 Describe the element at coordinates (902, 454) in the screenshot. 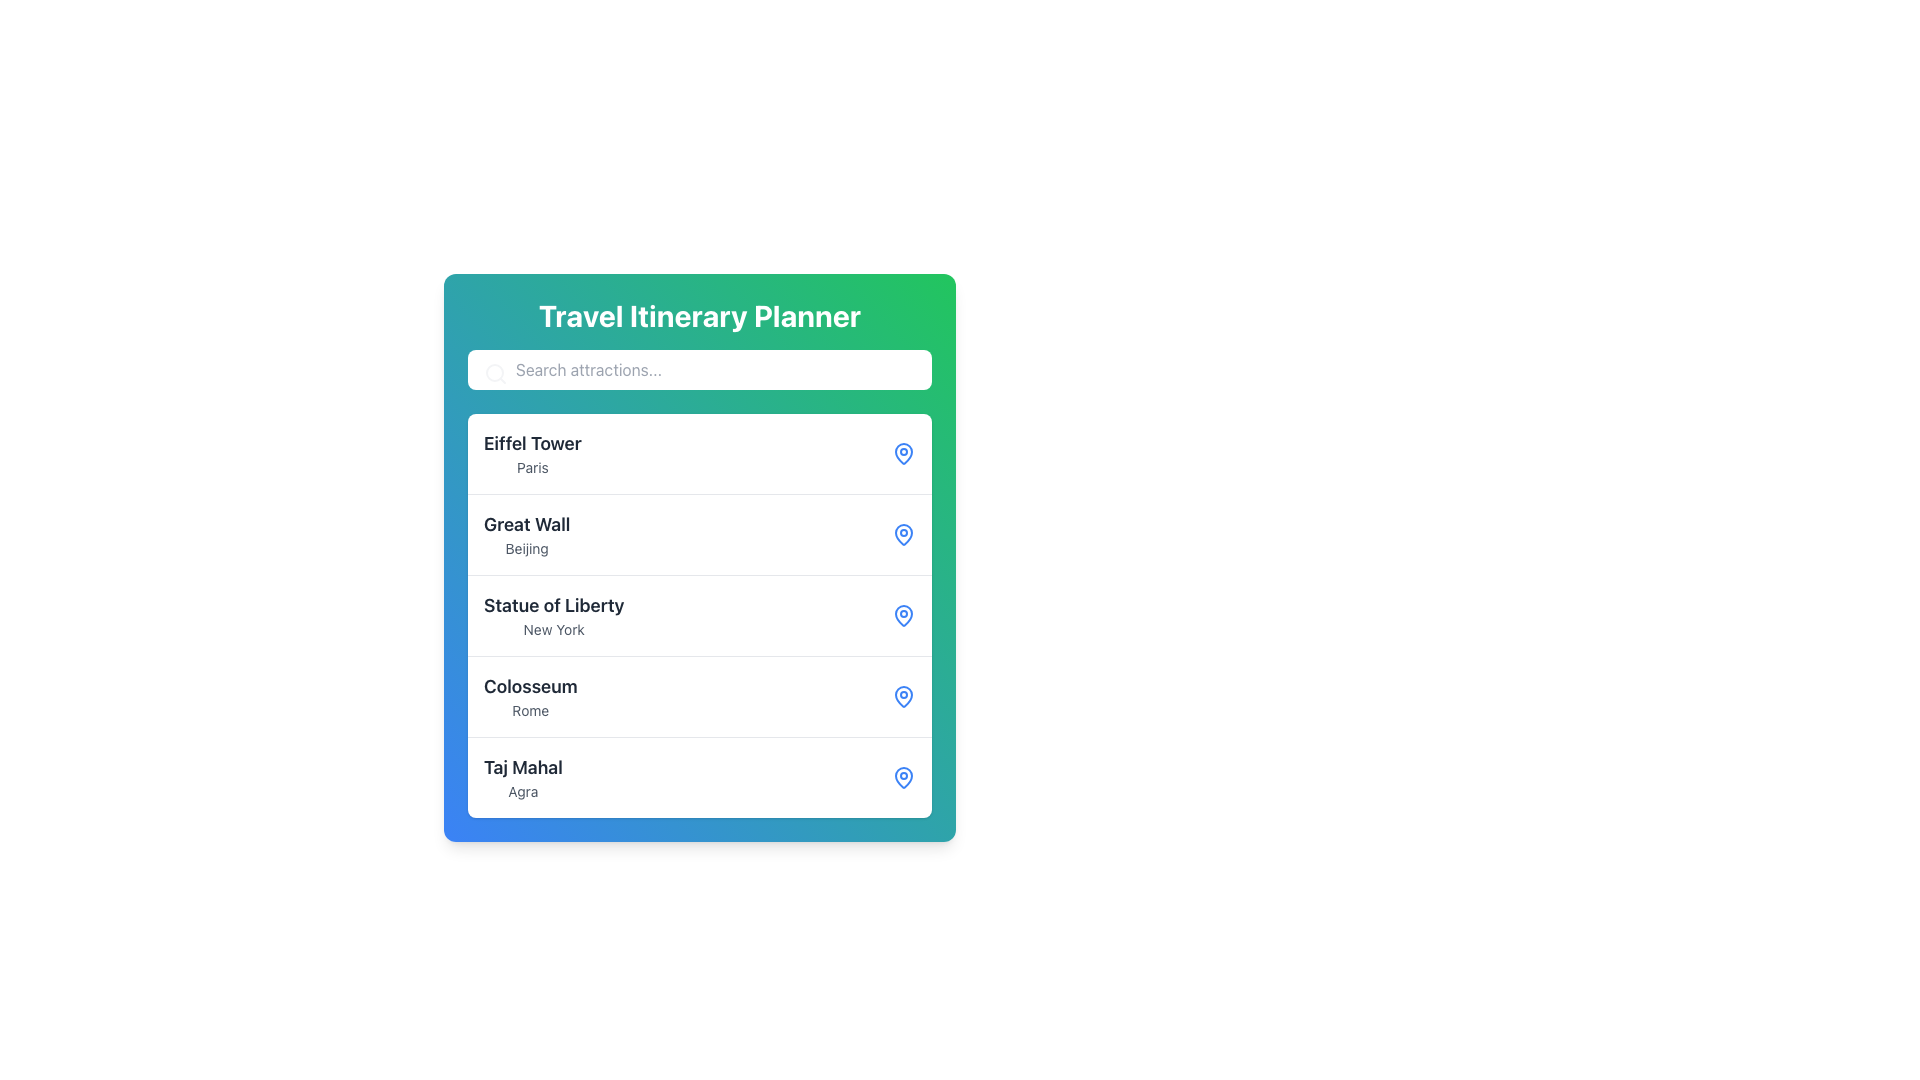

I see `the blue outlined map pin icon located to the right of the text 'Eiffel Tower' and 'Paris'` at that location.